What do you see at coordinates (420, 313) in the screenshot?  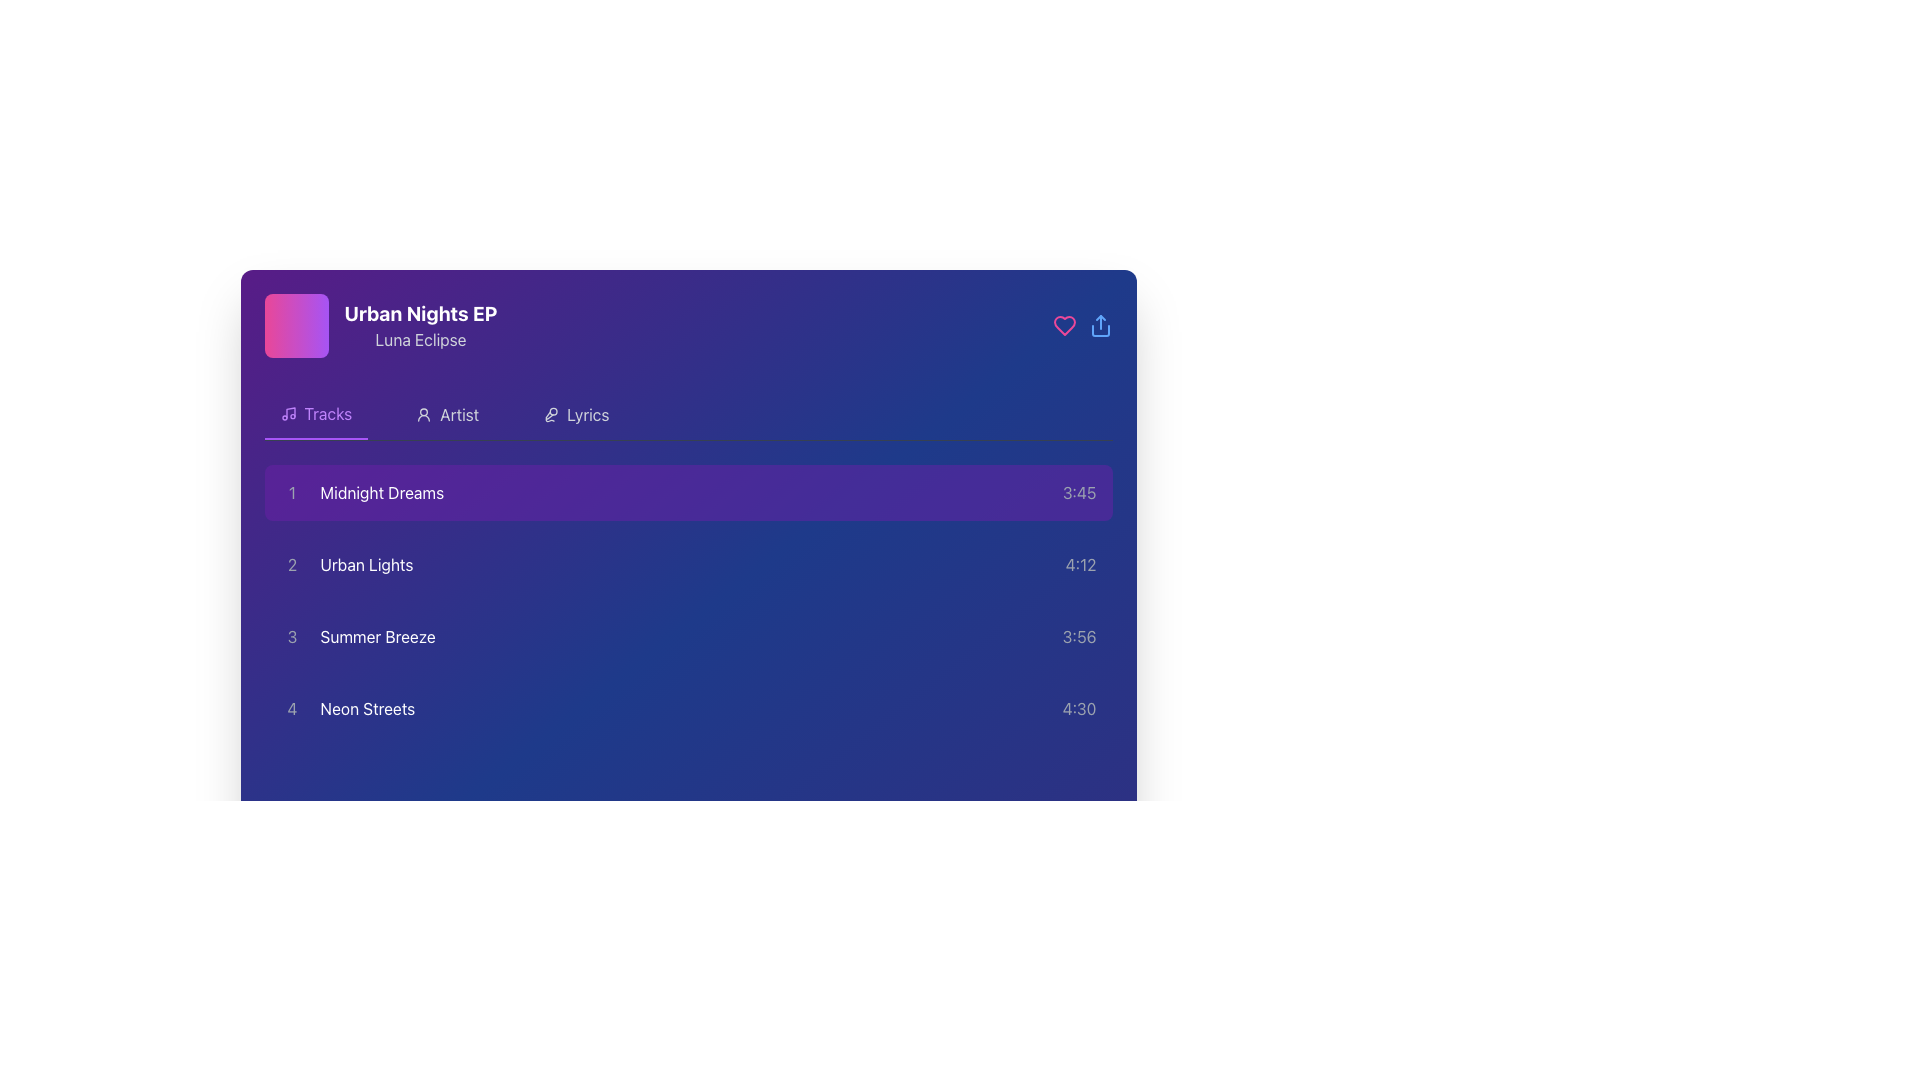 I see `the bold text label 'Urban Nights EP' which is prominently styled and positioned at the top-left corner of the interface` at bounding box center [420, 313].